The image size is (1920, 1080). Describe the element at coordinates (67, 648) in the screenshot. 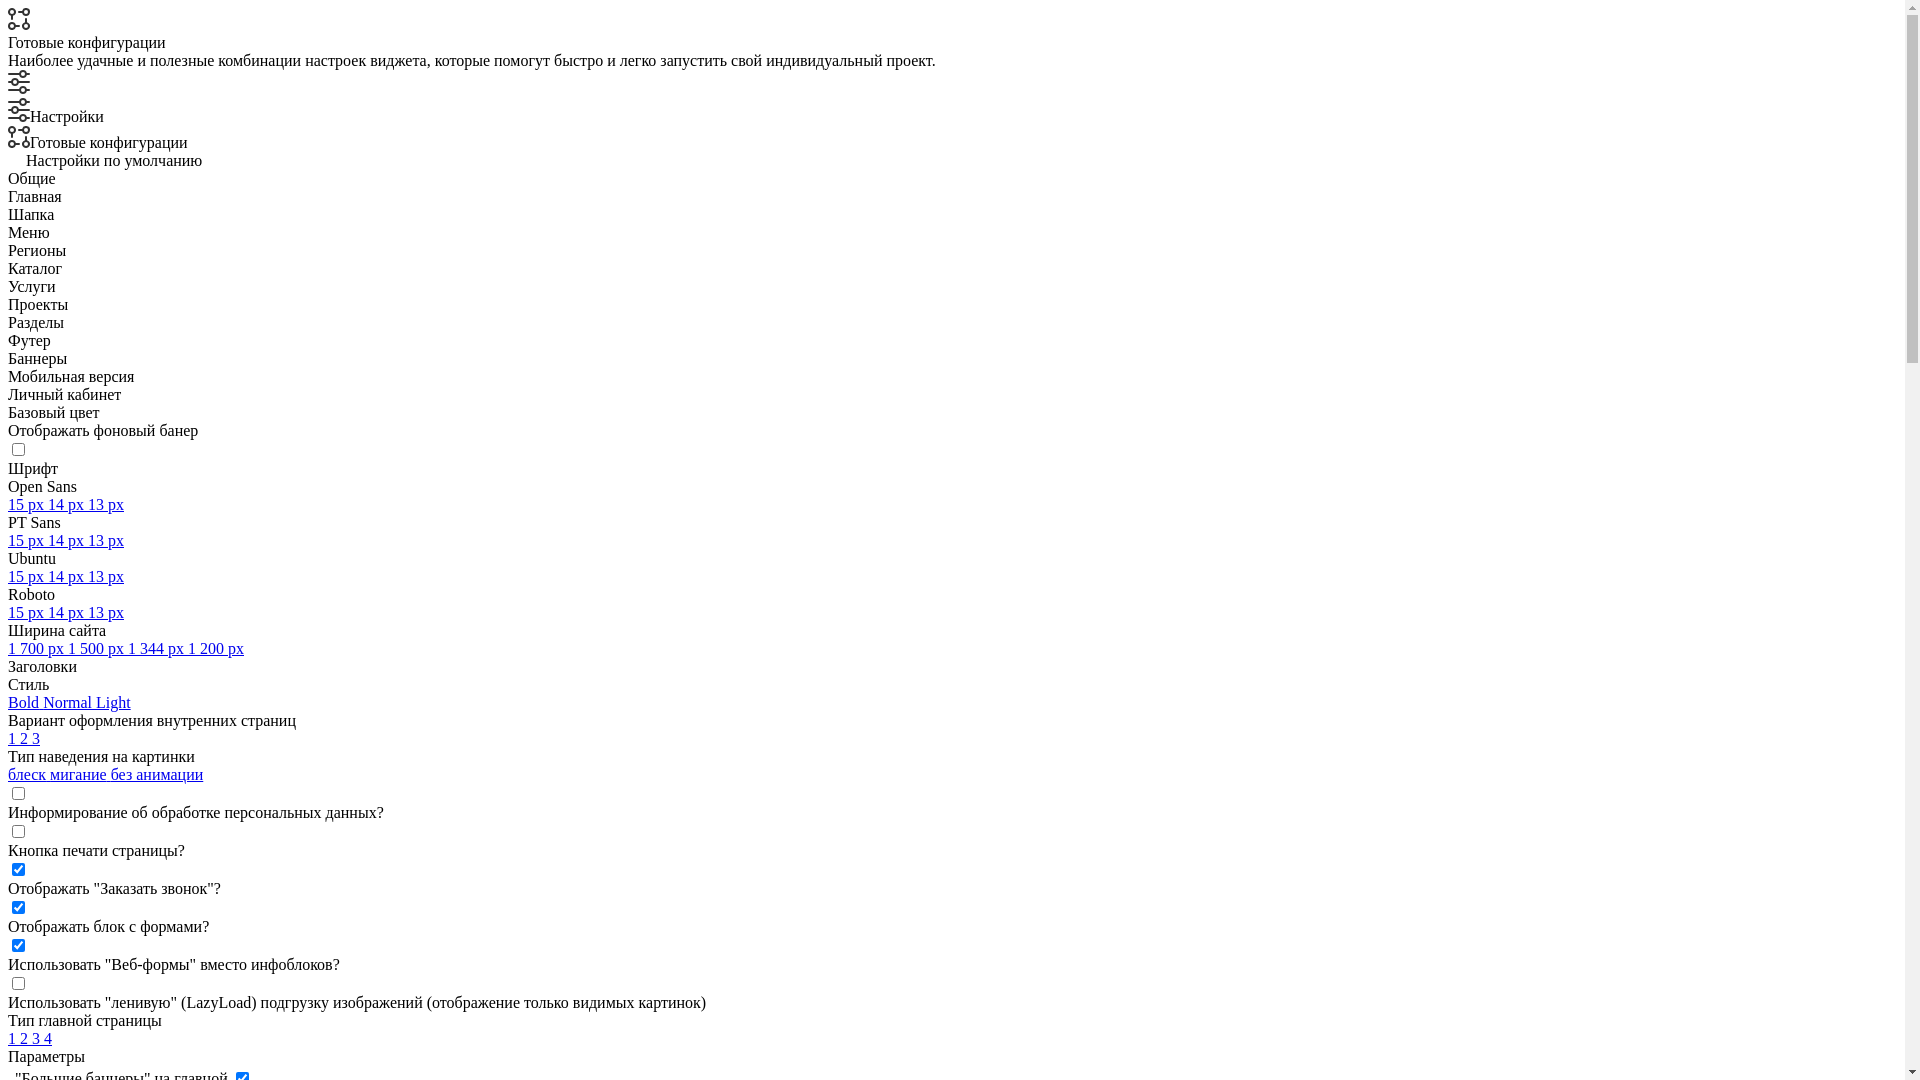

I see `'1 500 px'` at that location.